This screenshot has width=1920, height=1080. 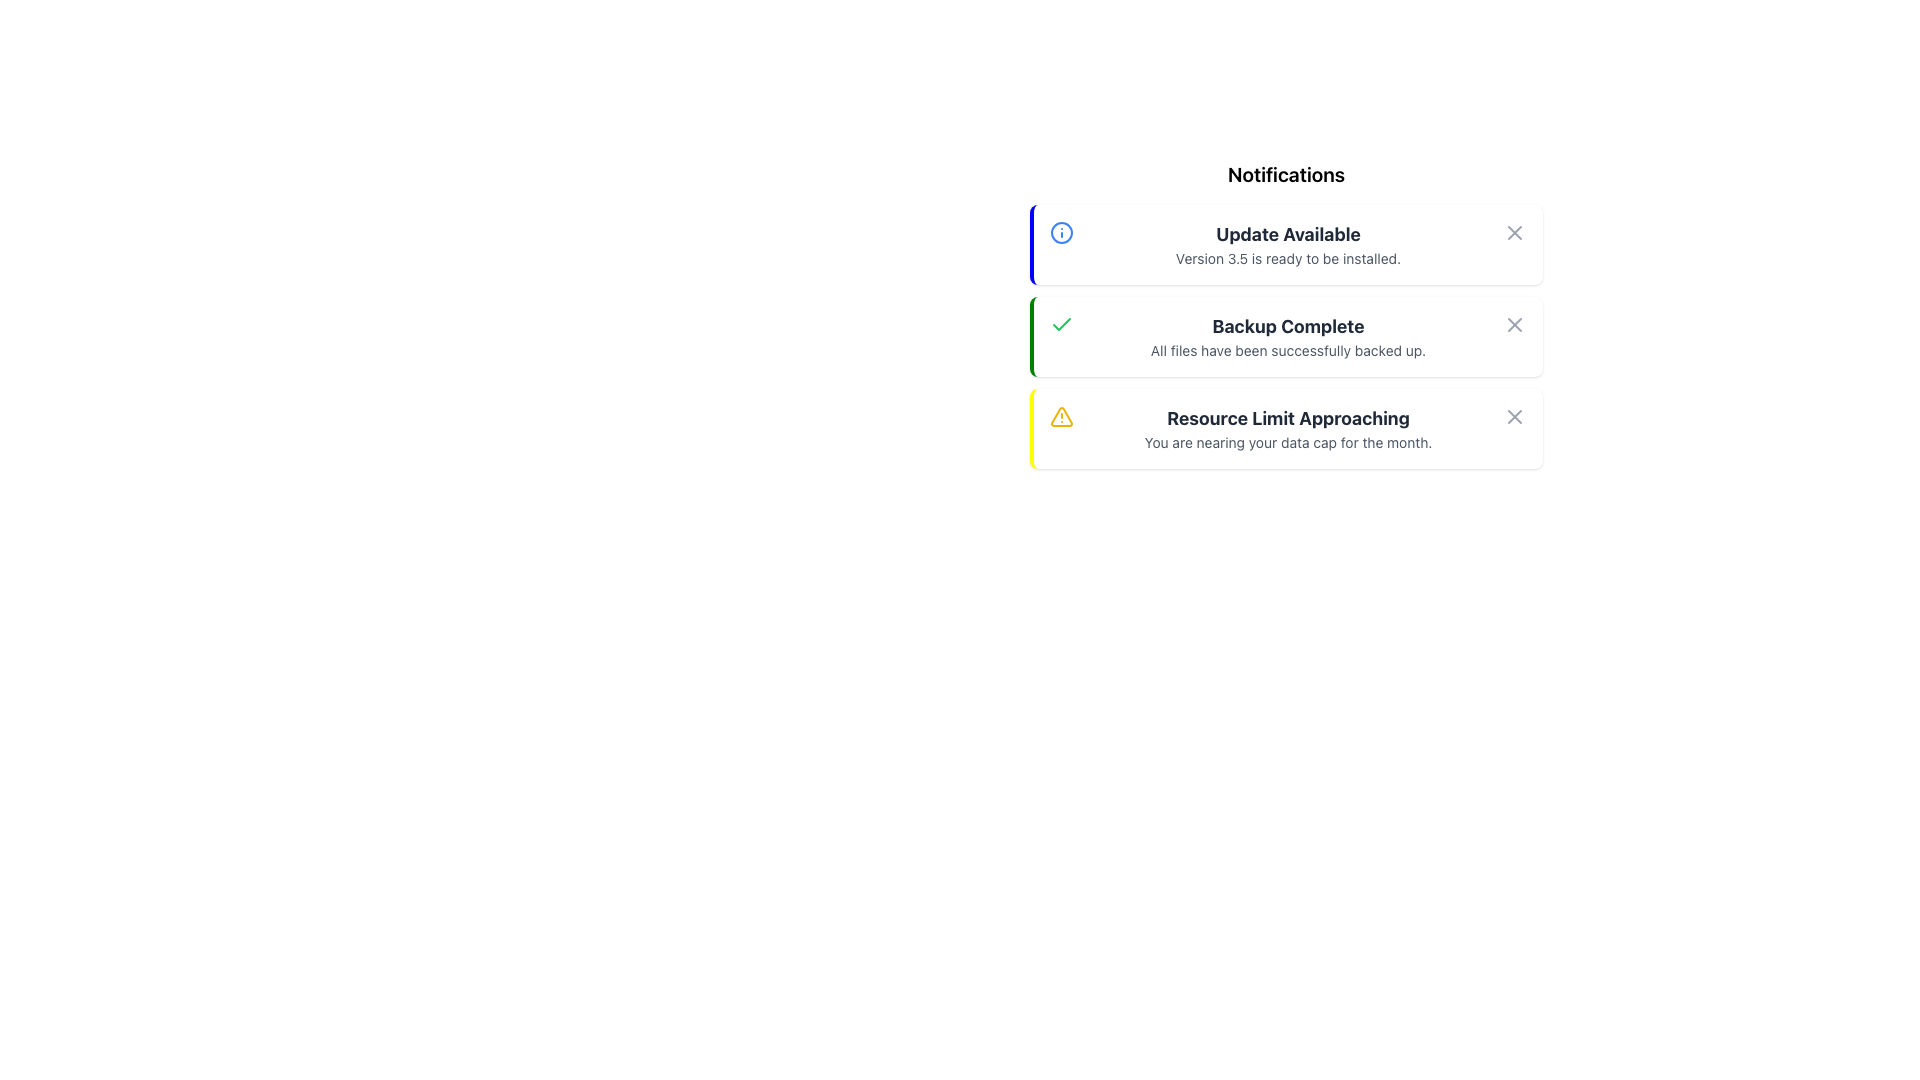 I want to click on the dismiss button located at the right section of the 'Resource Limit Approaching' notification card, so click(x=1515, y=415).